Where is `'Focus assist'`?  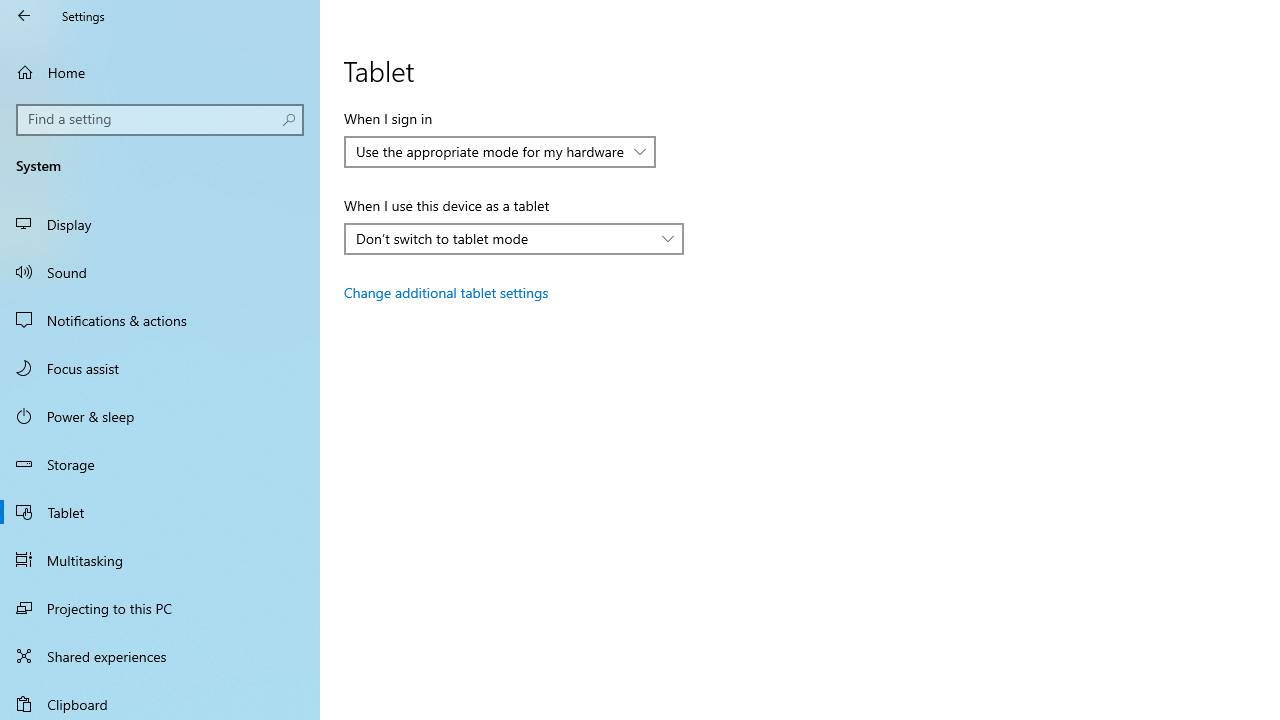 'Focus assist' is located at coordinates (160, 367).